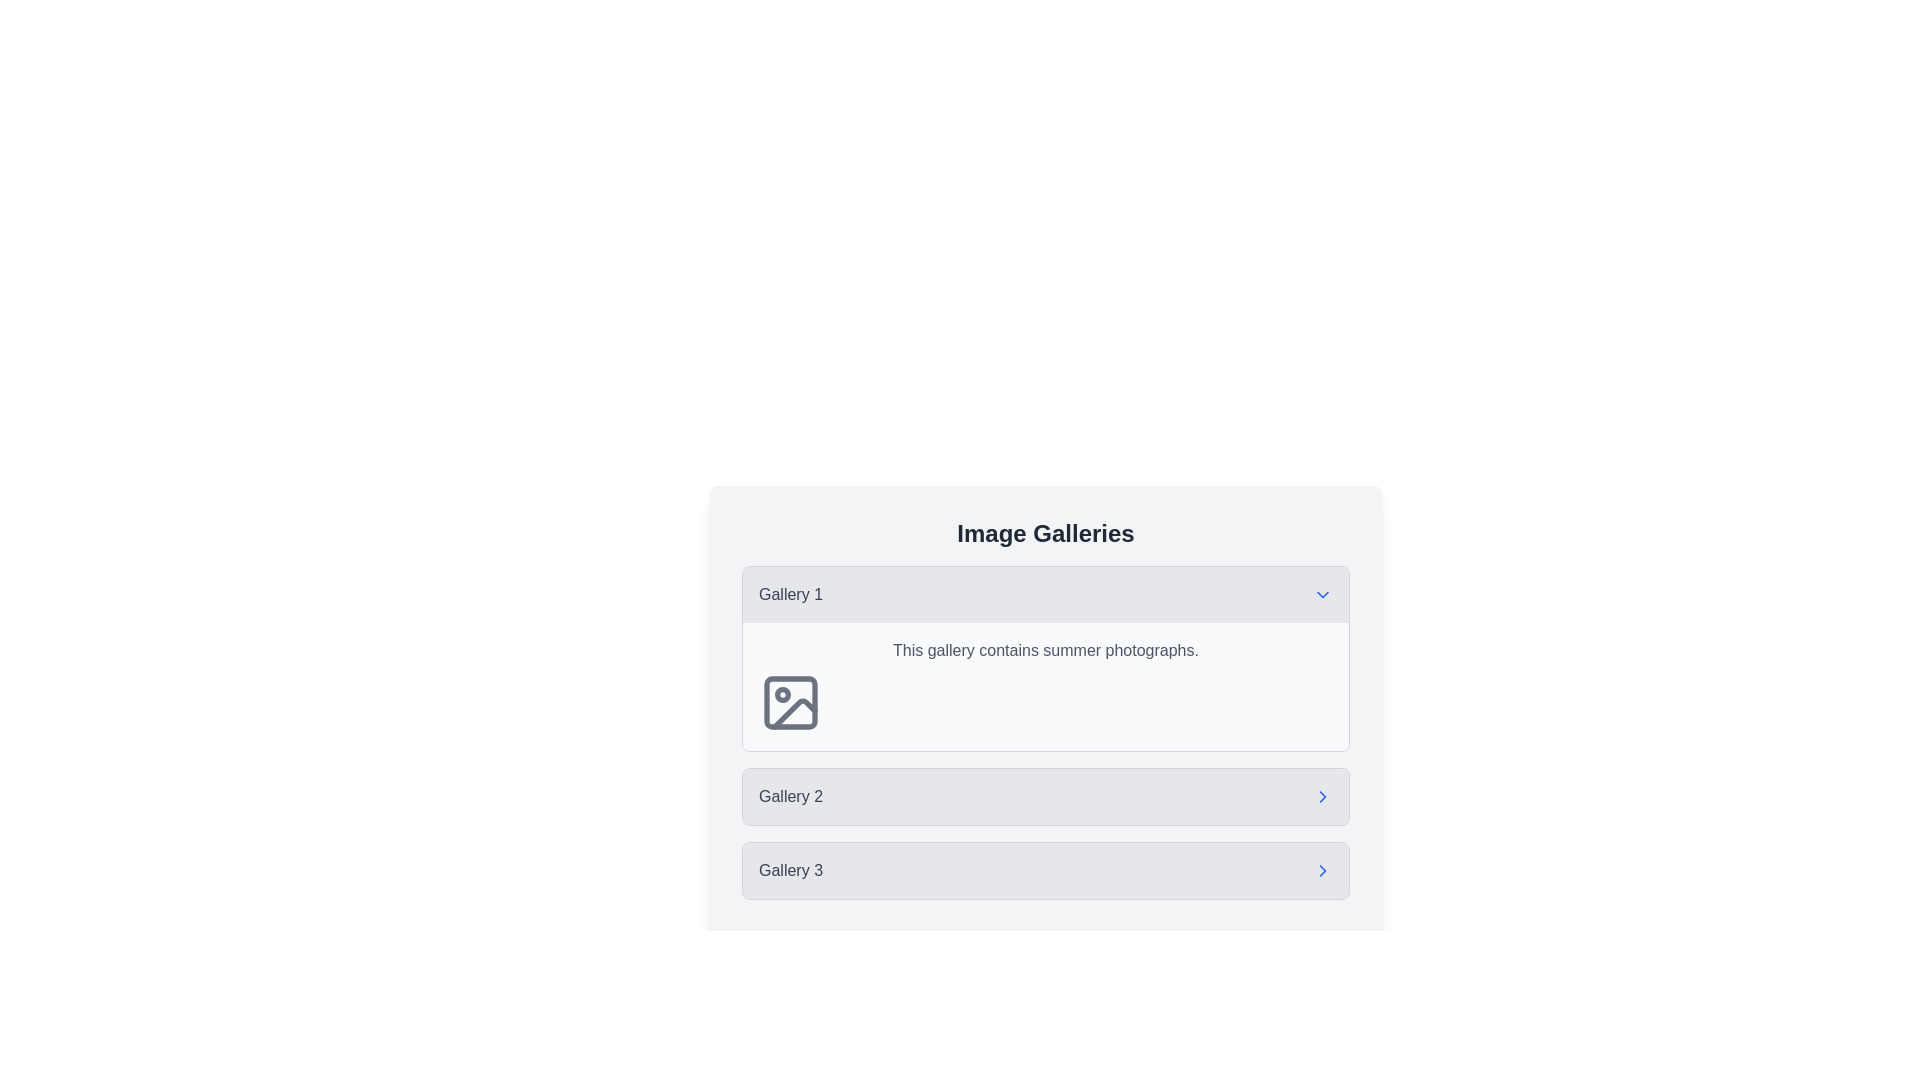 This screenshot has height=1080, width=1920. What do you see at coordinates (1323, 796) in the screenshot?
I see `the rightward-pointing chevron icon with a thin blue outline located at the far right end of the 'Gallery 2' row` at bounding box center [1323, 796].